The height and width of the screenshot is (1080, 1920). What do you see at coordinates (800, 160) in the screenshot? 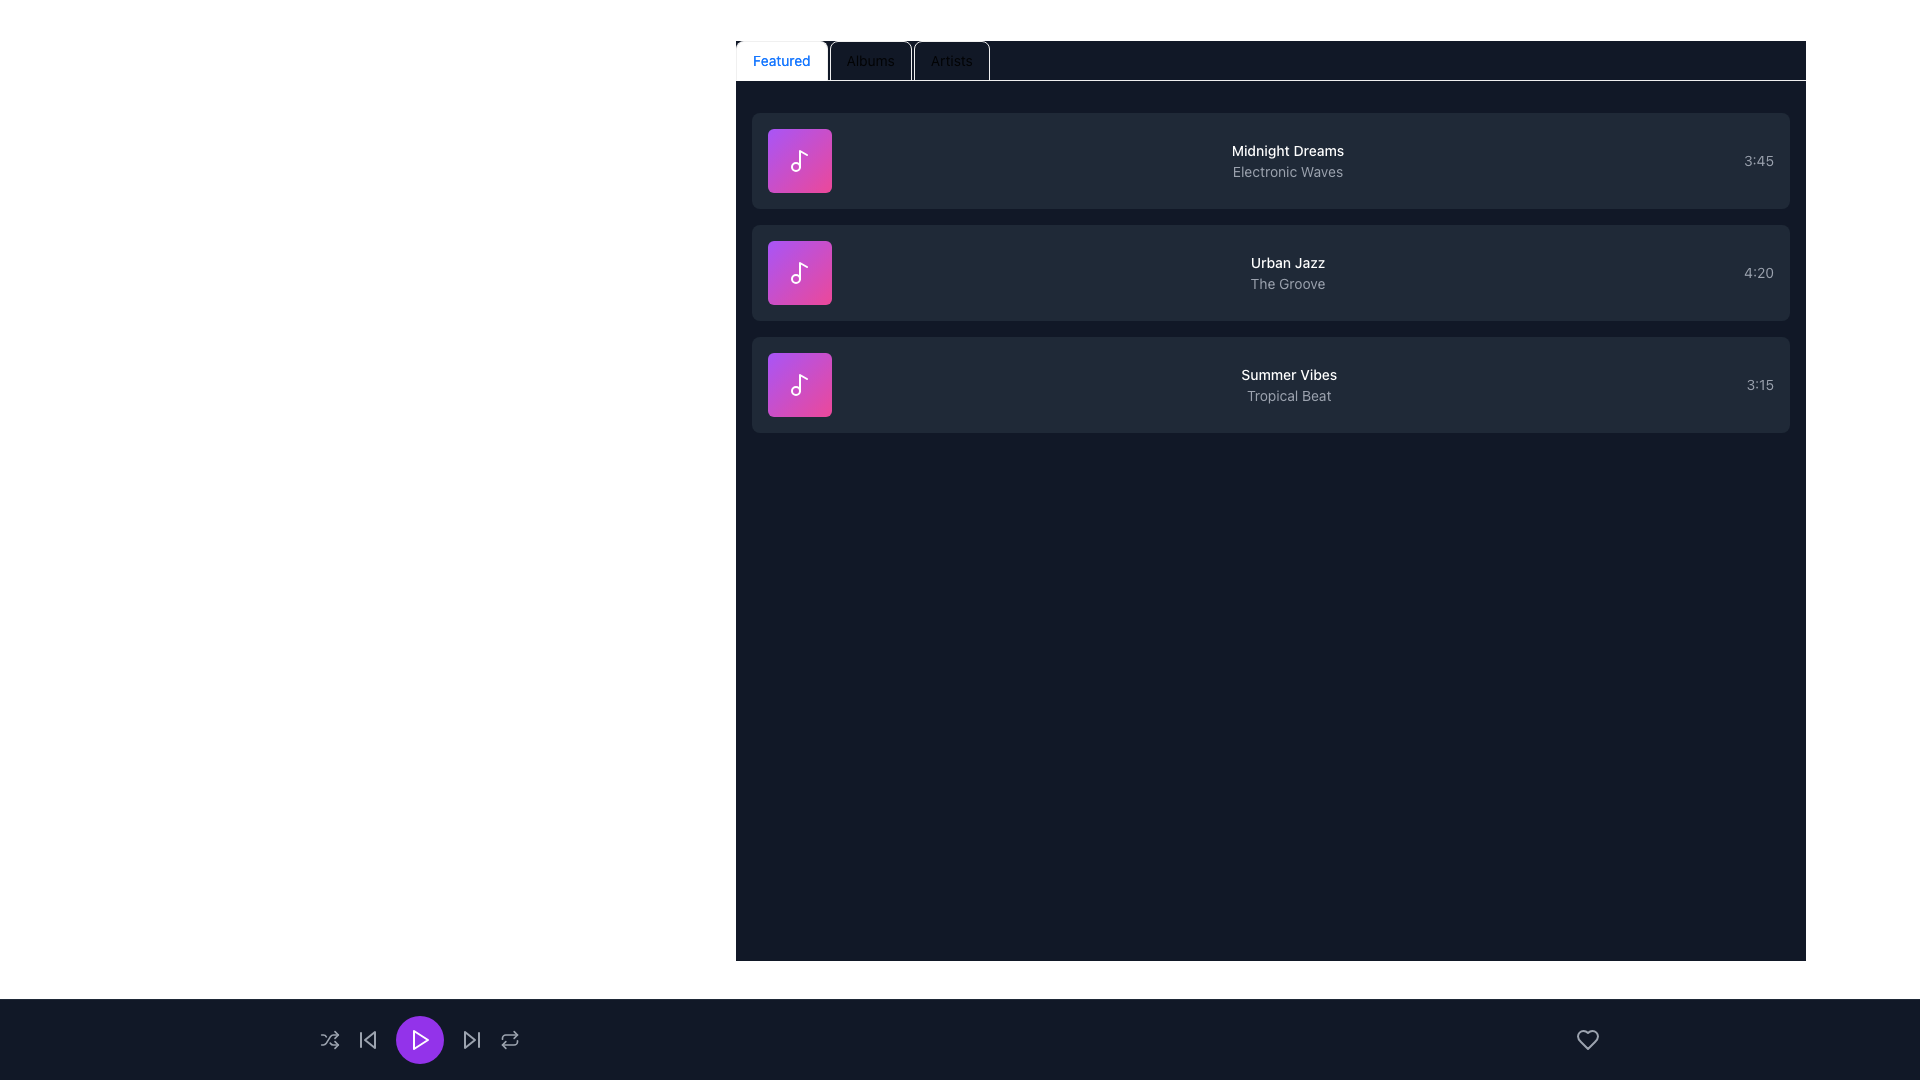
I see `the square-shaped icon with a gradient background transitioning from purple to pink that contains a white music note, located on the left side of the list item labeled 'Midnight Dreams' and 'Electronic Waves'` at bounding box center [800, 160].